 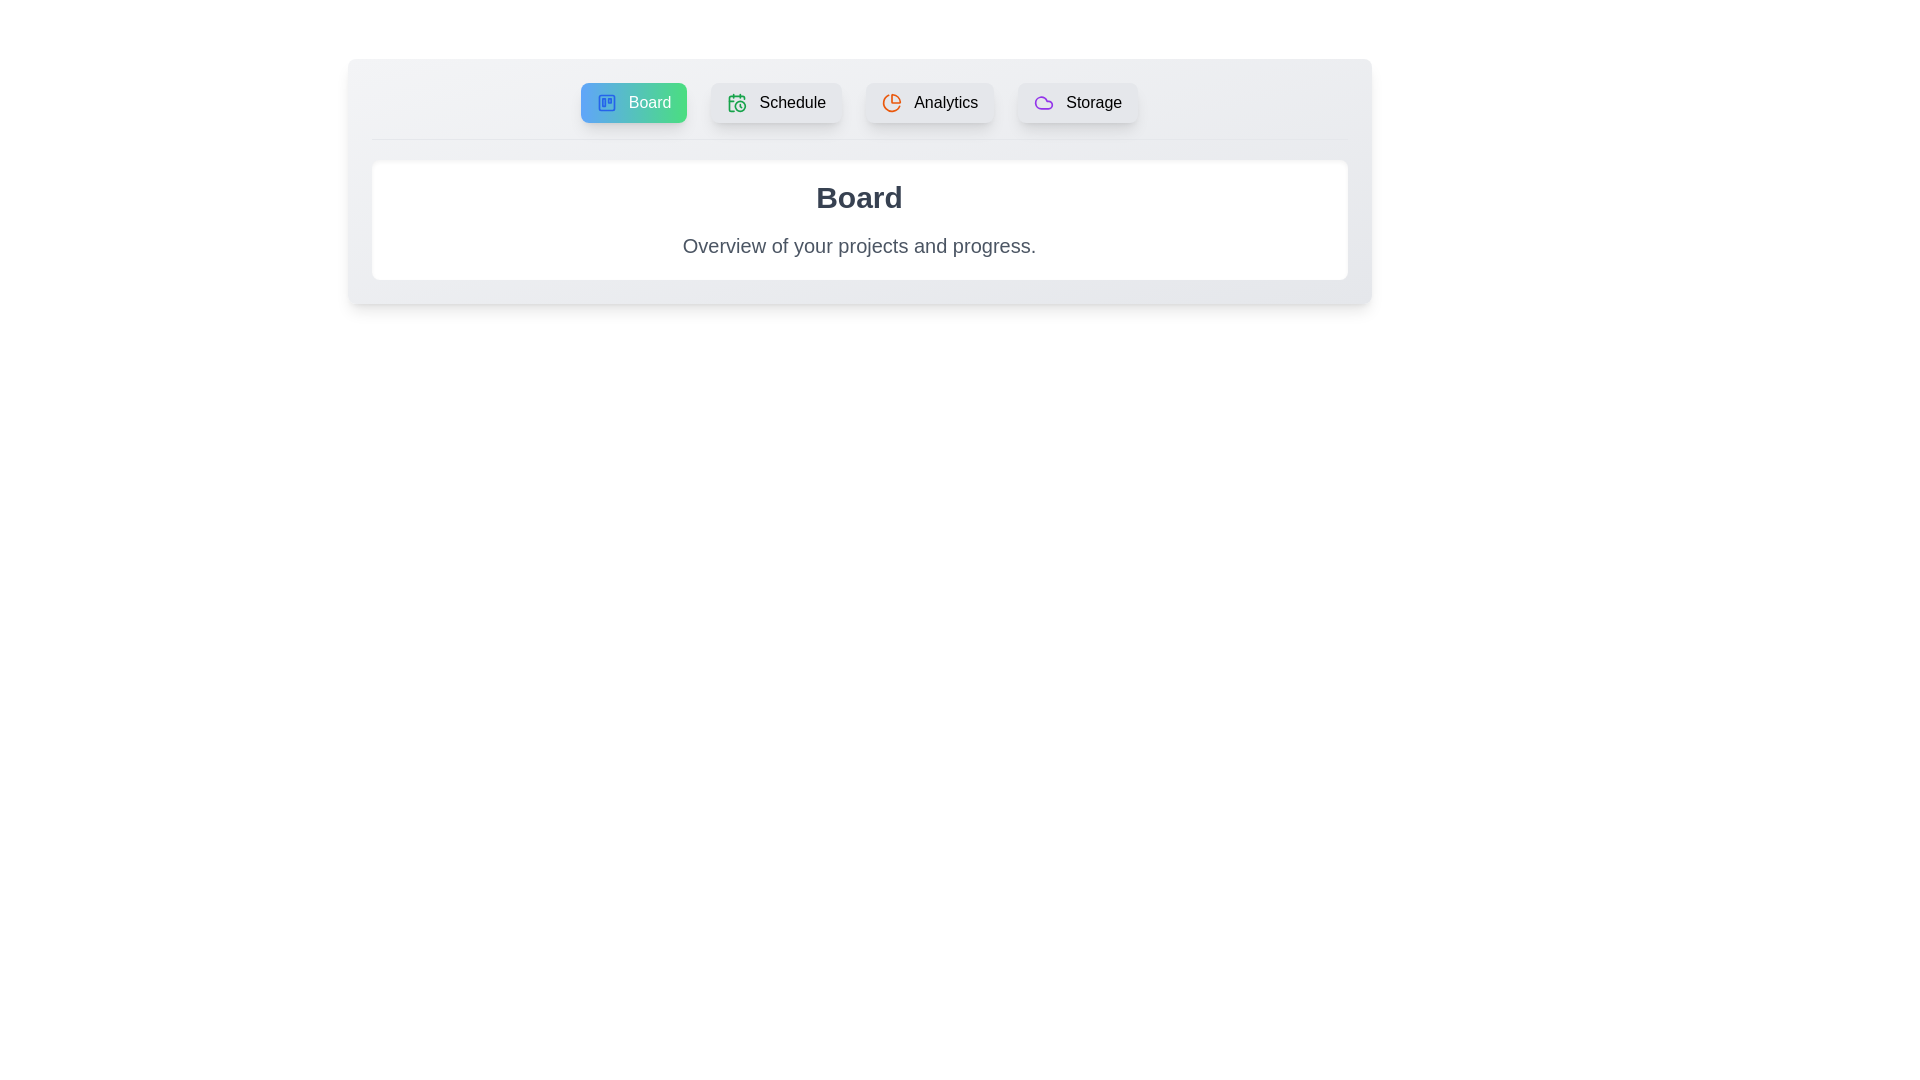 What do you see at coordinates (1077, 103) in the screenshot?
I see `the tab labeled Storage to observe its hover effect` at bounding box center [1077, 103].